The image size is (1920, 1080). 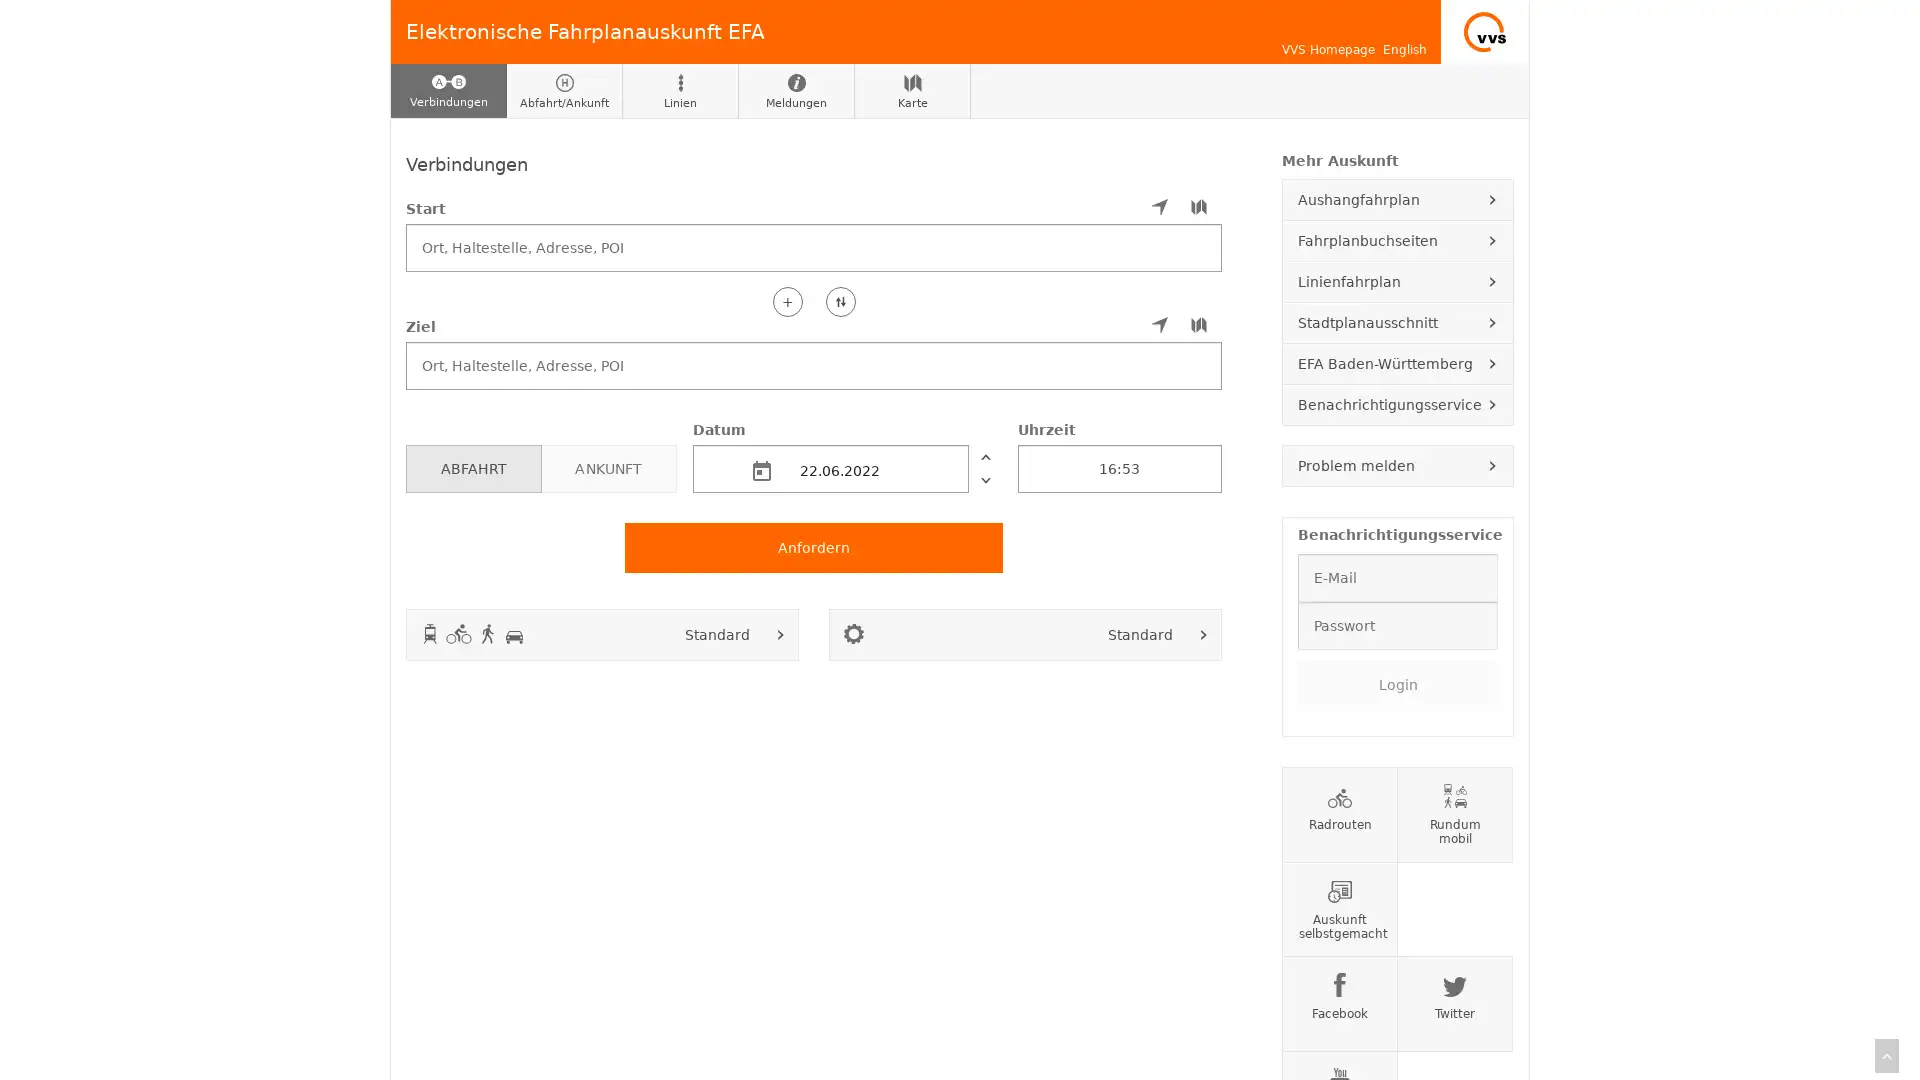 What do you see at coordinates (795, 91) in the screenshot?
I see `Meldungen` at bounding box center [795, 91].